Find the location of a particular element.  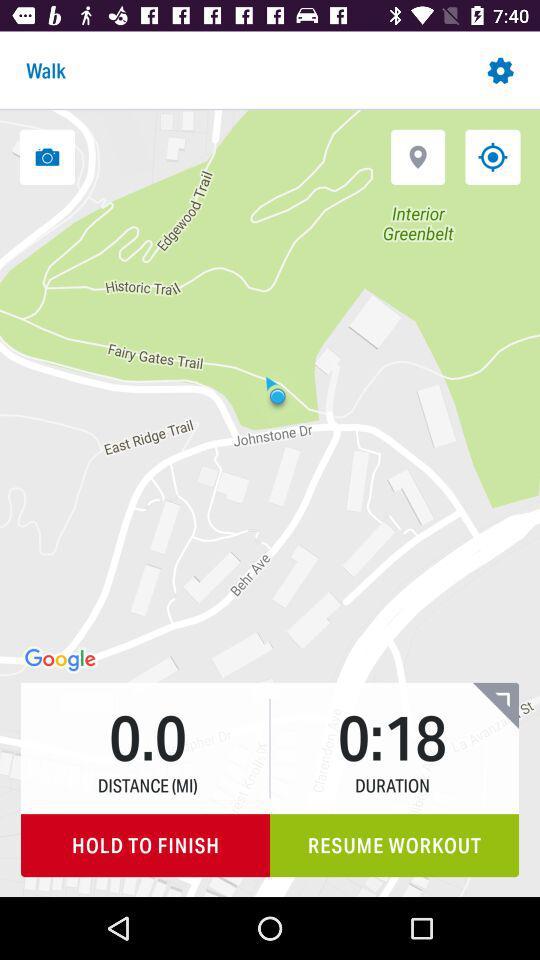

the photo icon is located at coordinates (47, 156).